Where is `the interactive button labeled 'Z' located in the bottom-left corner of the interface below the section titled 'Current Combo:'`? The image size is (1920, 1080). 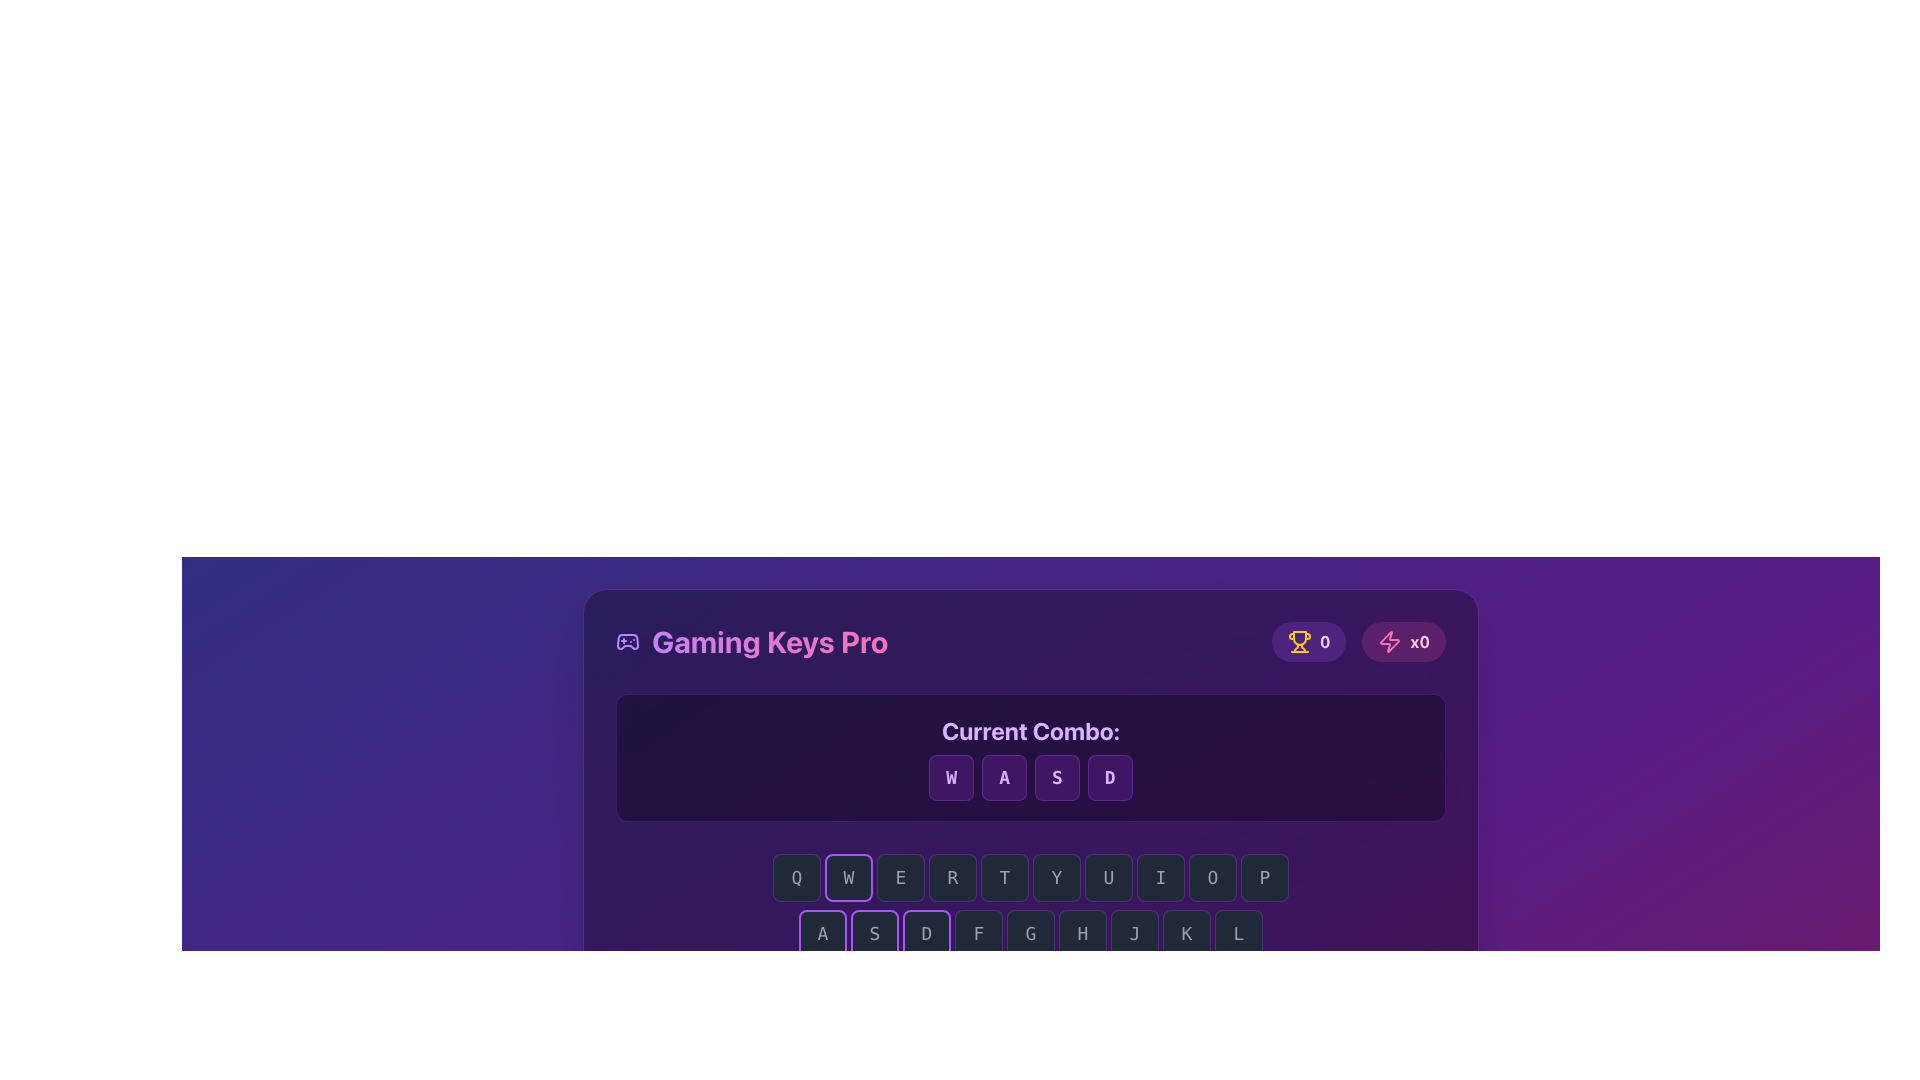 the interactive button labeled 'Z' located in the bottom-left corner of the interface below the section titled 'Current Combo:' is located at coordinates (874, 990).